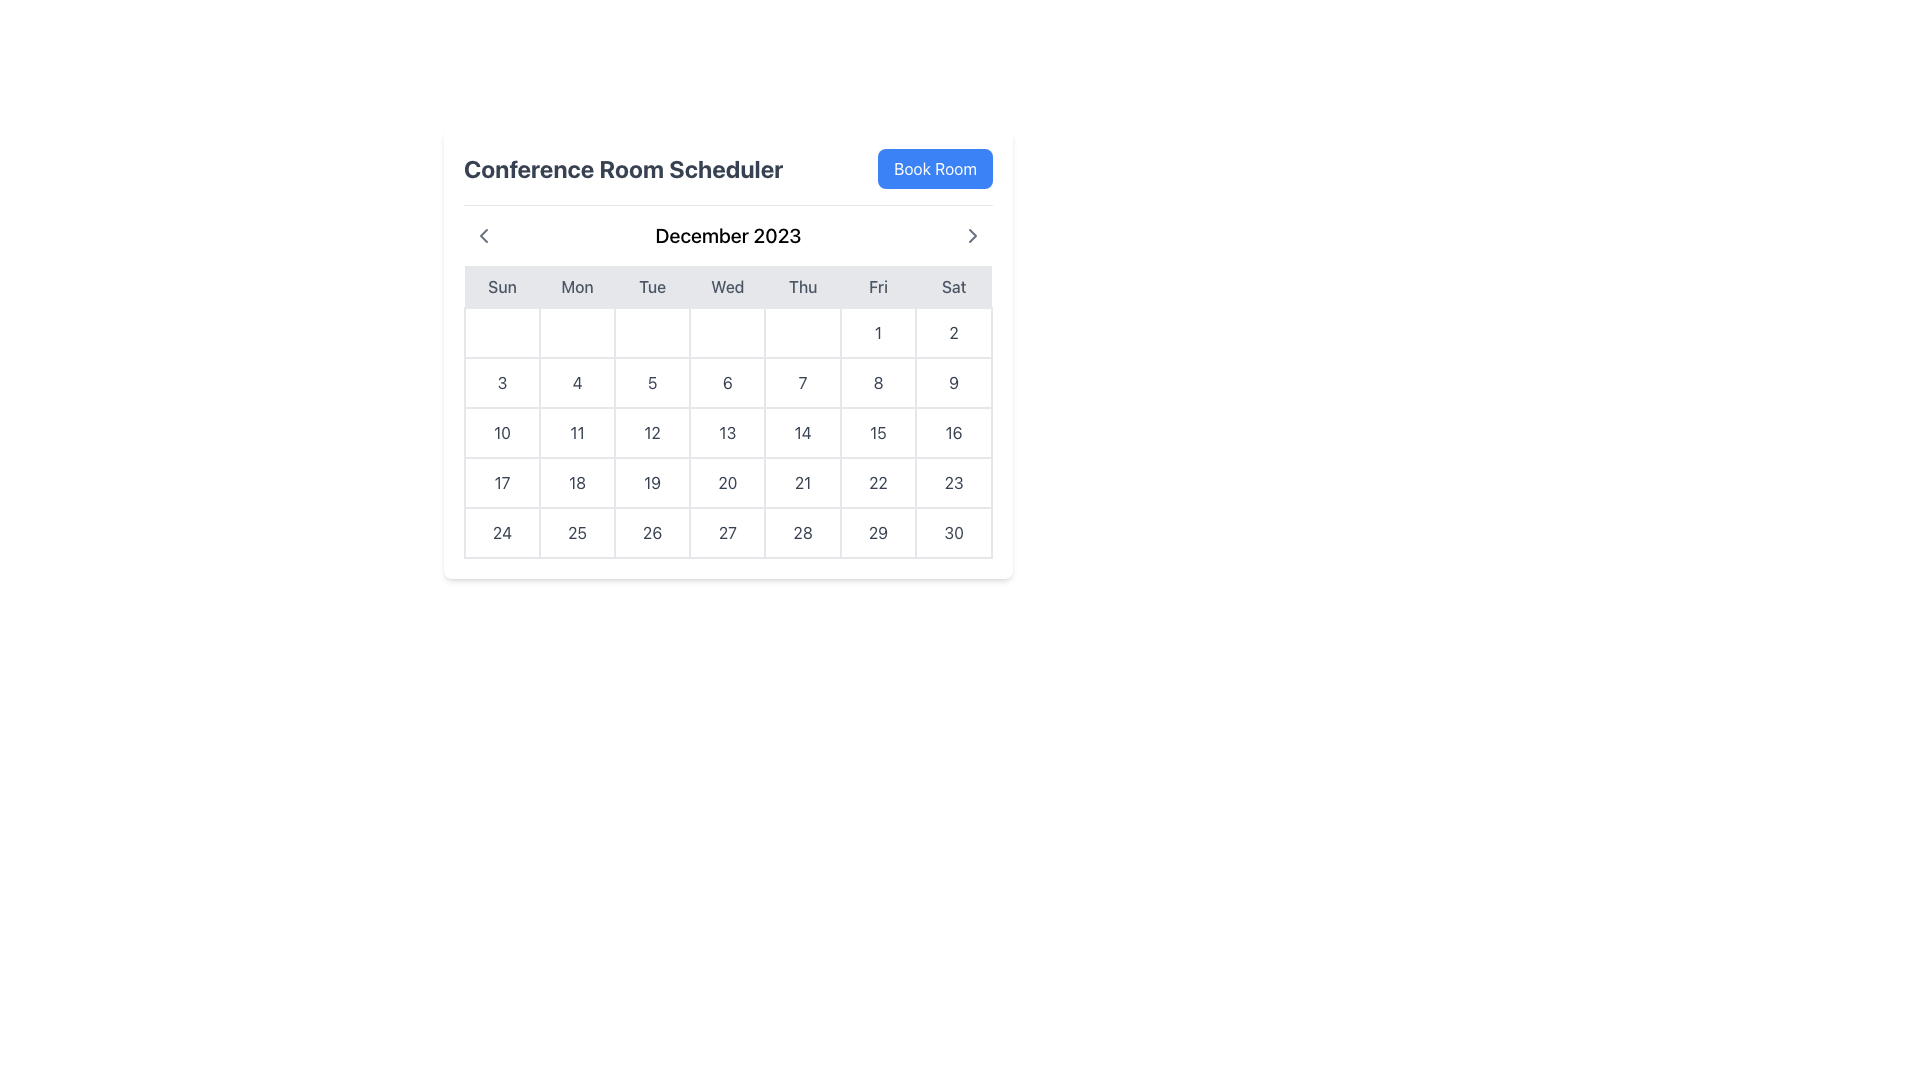 The image size is (1920, 1080). What do you see at coordinates (803, 287) in the screenshot?
I see `the text label for the fifth day column in the weekly calendar grid, which is part of a horizontally aligned list starting with 'Sun'` at bounding box center [803, 287].